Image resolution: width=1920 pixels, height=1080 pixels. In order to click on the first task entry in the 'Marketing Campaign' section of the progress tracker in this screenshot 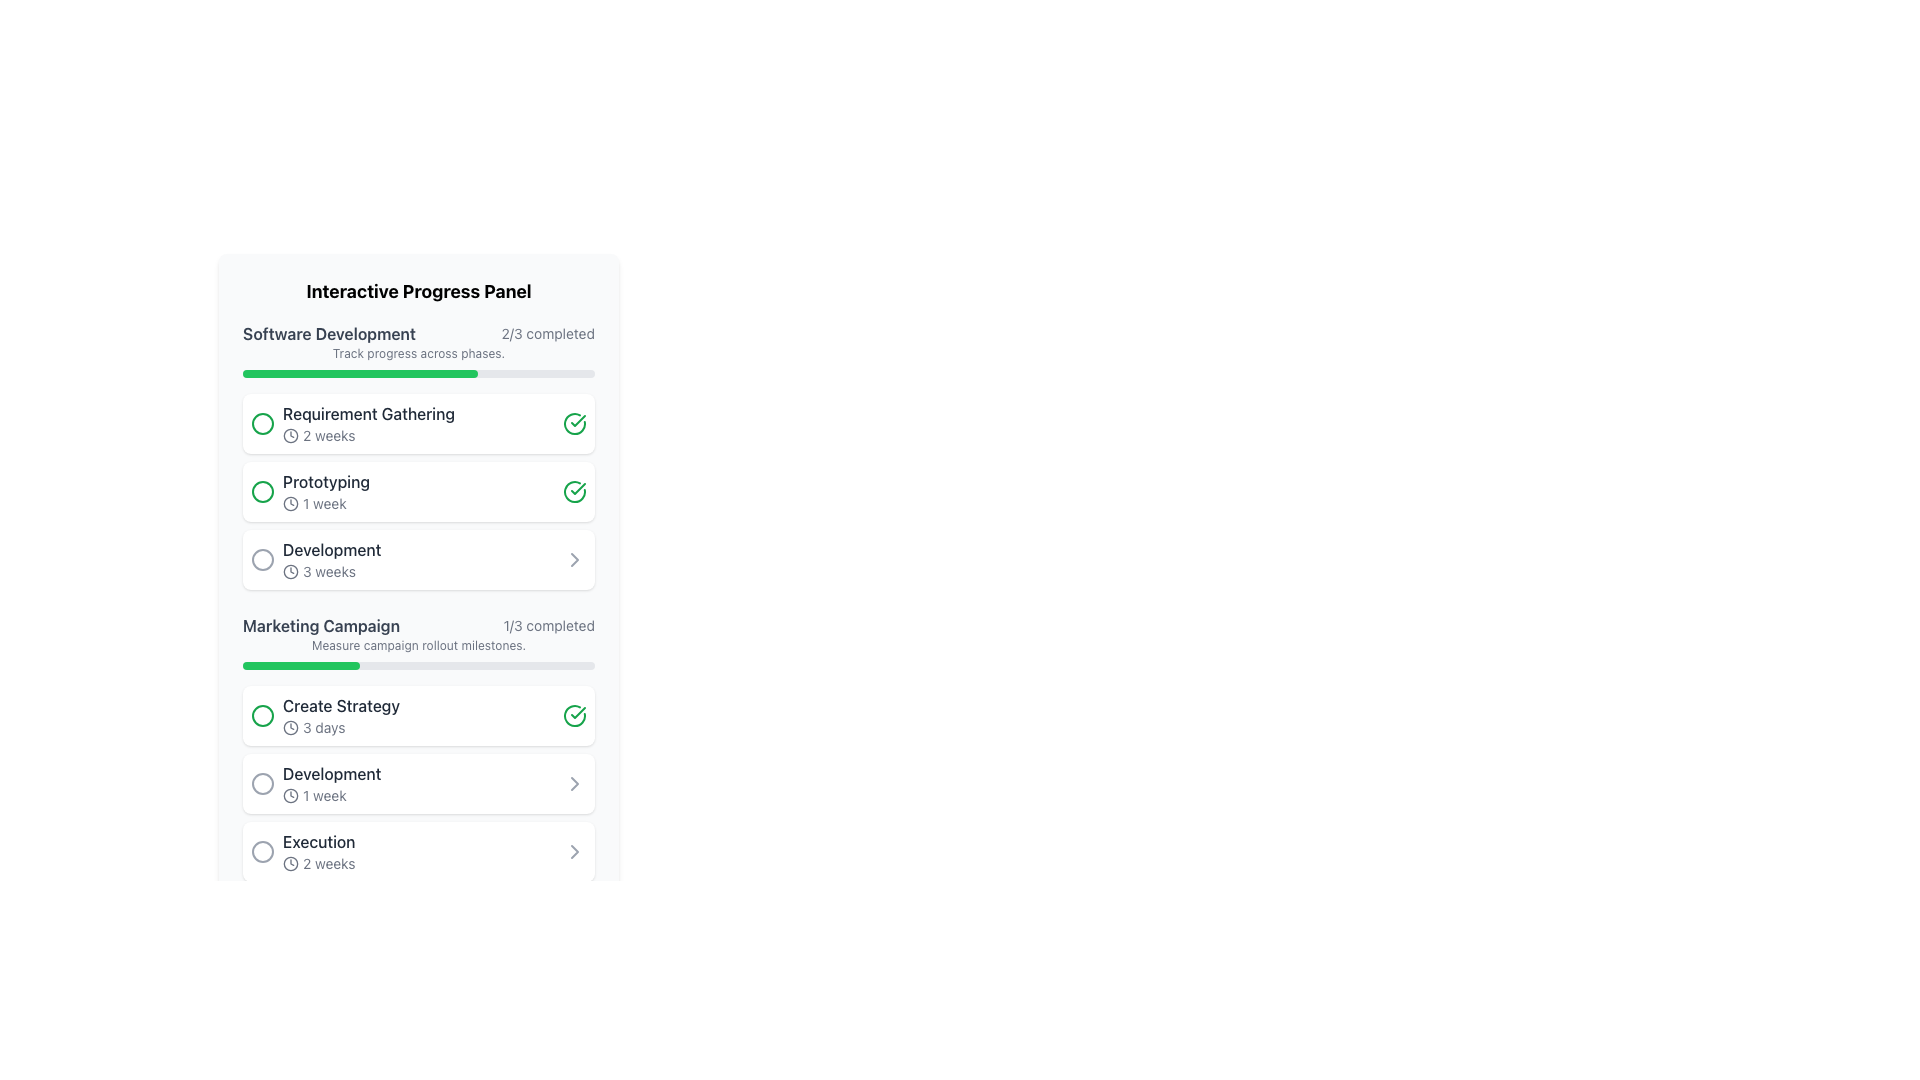, I will do `click(325, 715)`.